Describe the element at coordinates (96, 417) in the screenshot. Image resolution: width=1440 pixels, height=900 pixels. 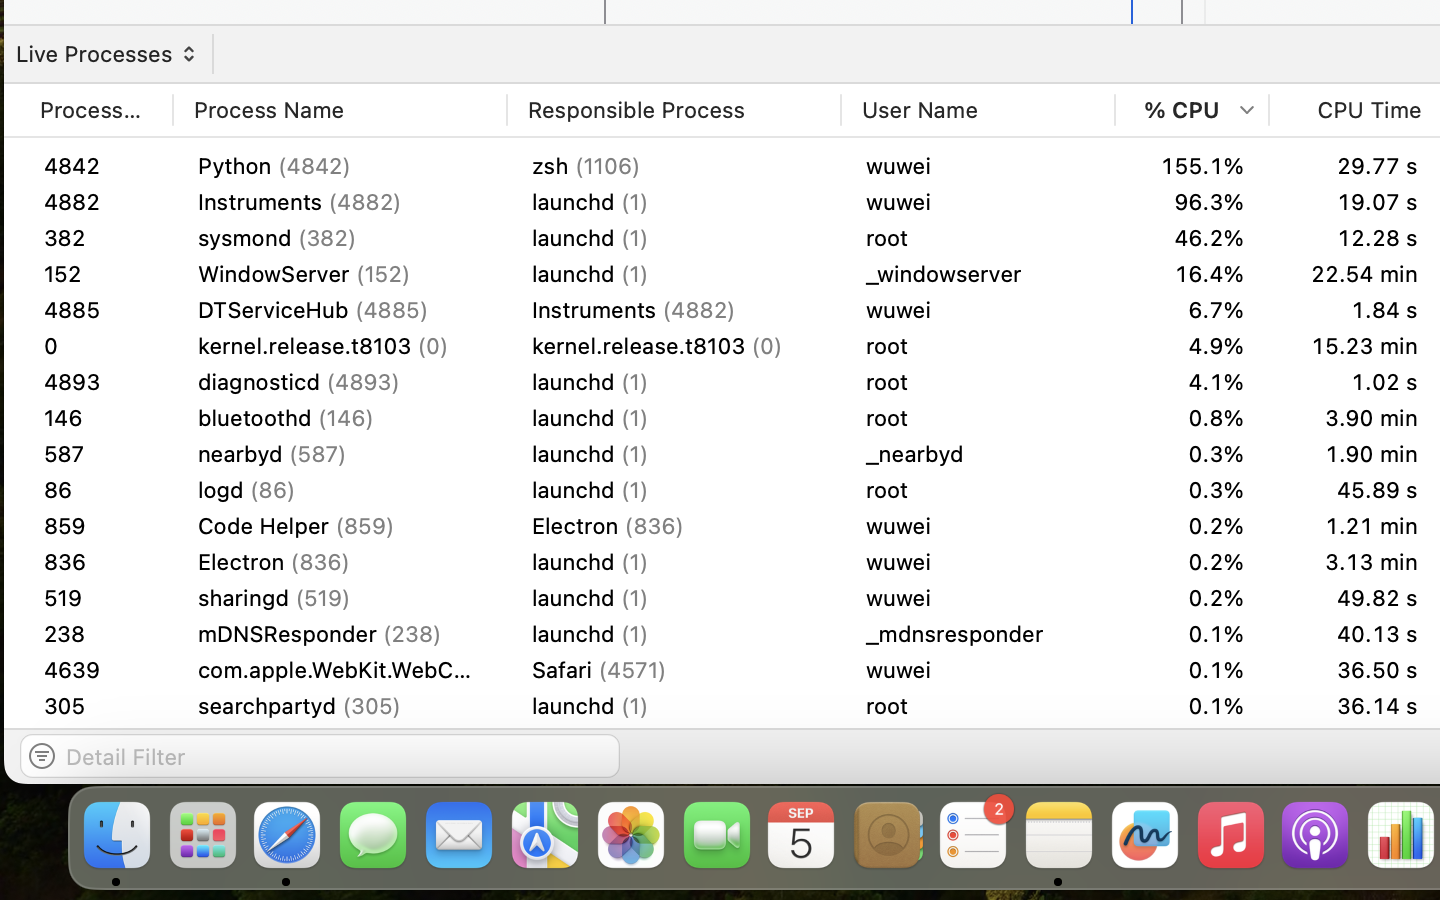
I see `'146'` at that location.